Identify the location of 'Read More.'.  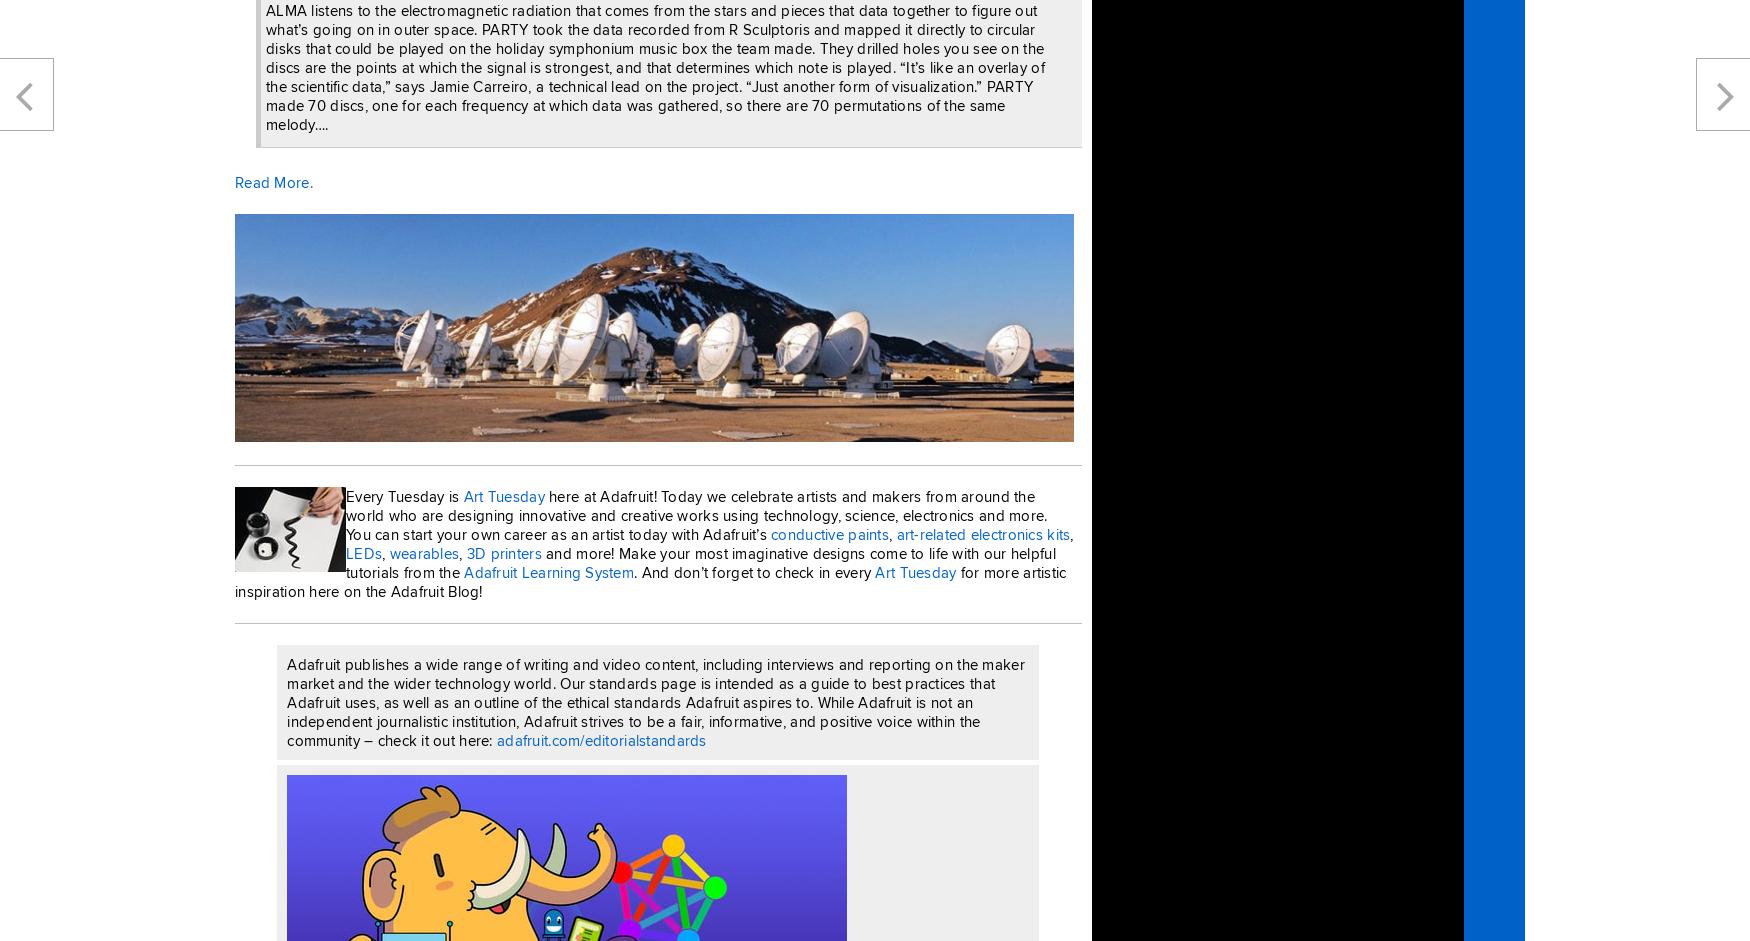
(272, 181).